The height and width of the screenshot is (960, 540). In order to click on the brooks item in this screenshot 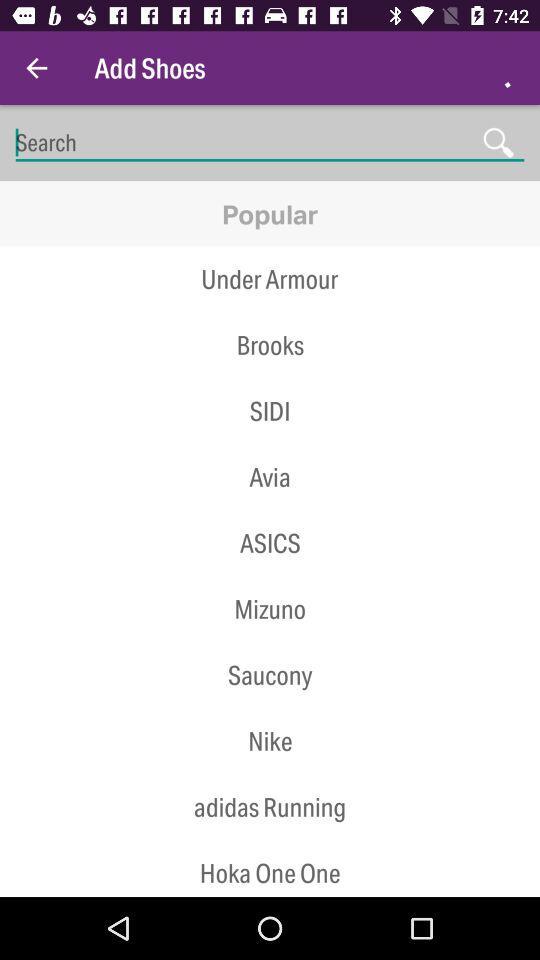, I will do `click(270, 345)`.